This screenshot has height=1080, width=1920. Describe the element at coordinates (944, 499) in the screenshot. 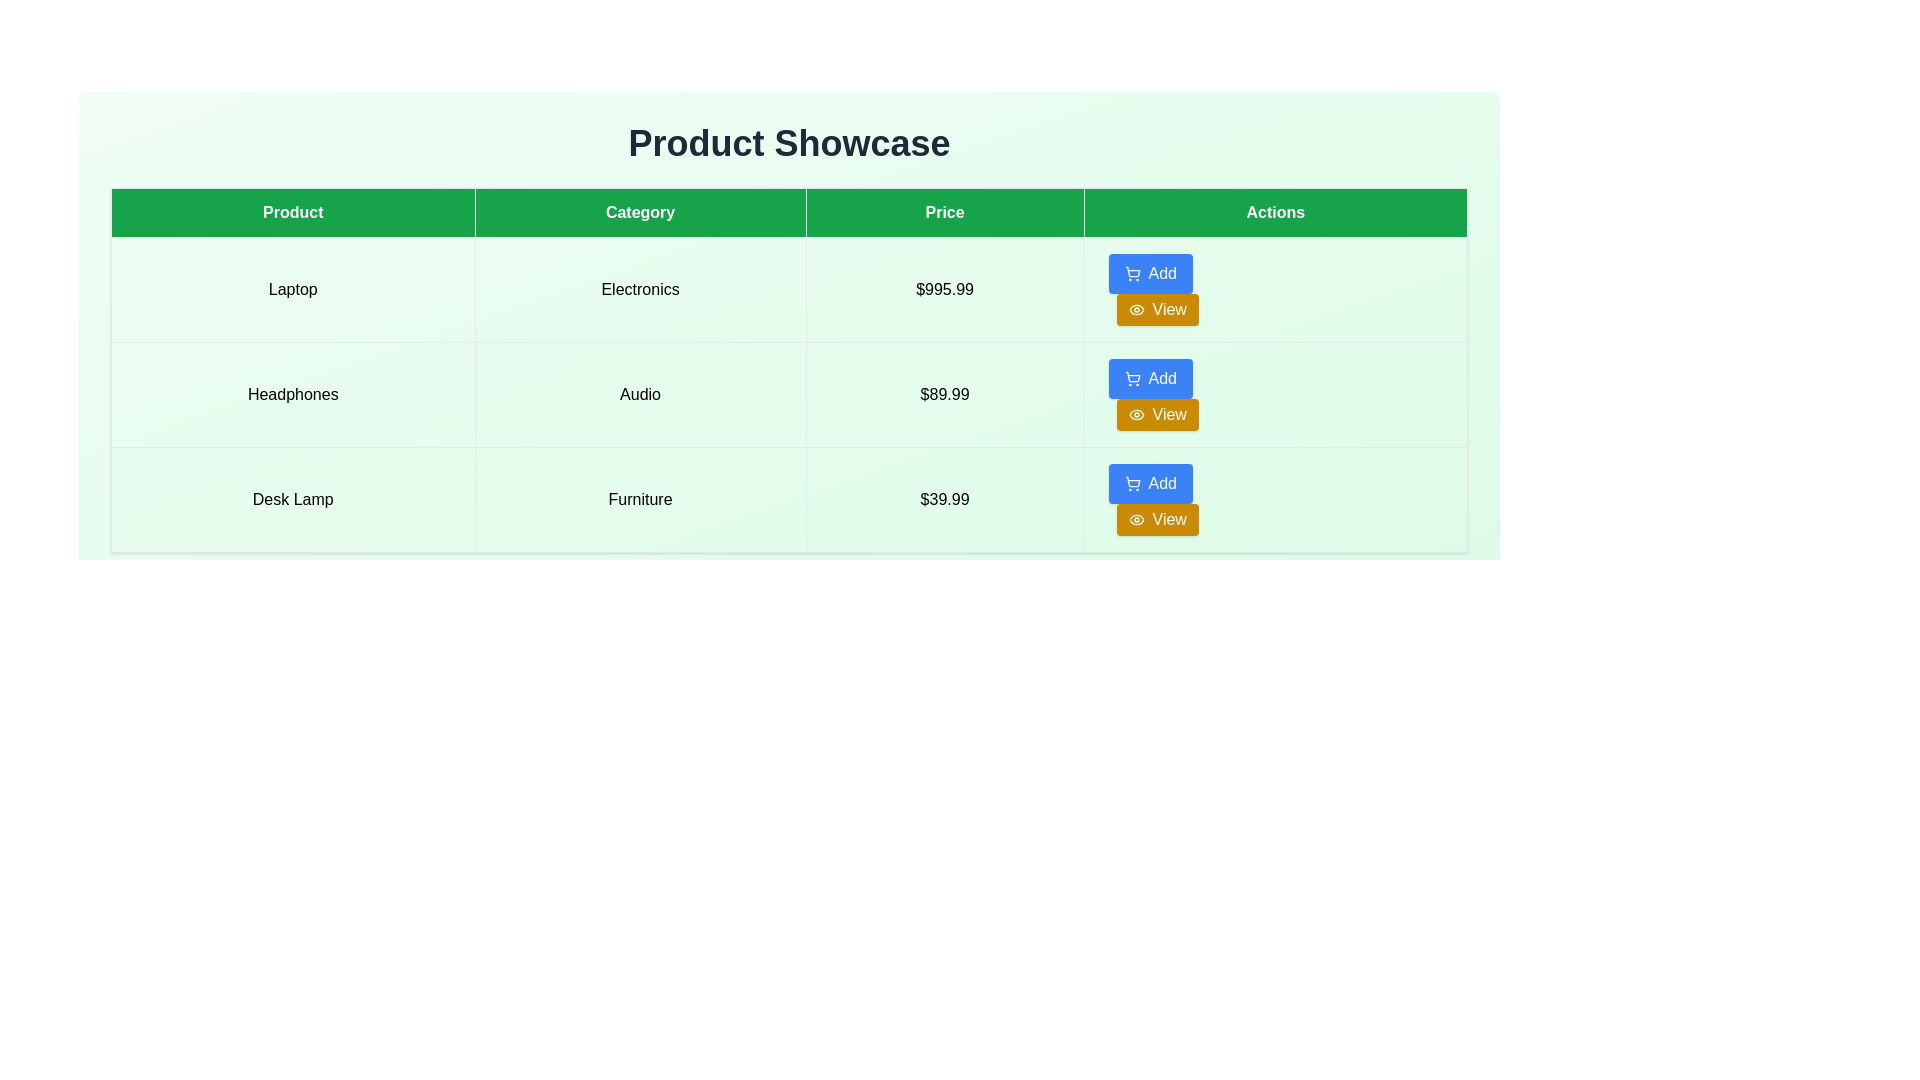

I see `the 'Price' text label displaying the price of the product 'Desk Lamp', which is located in the third column of the last row of the table` at that location.